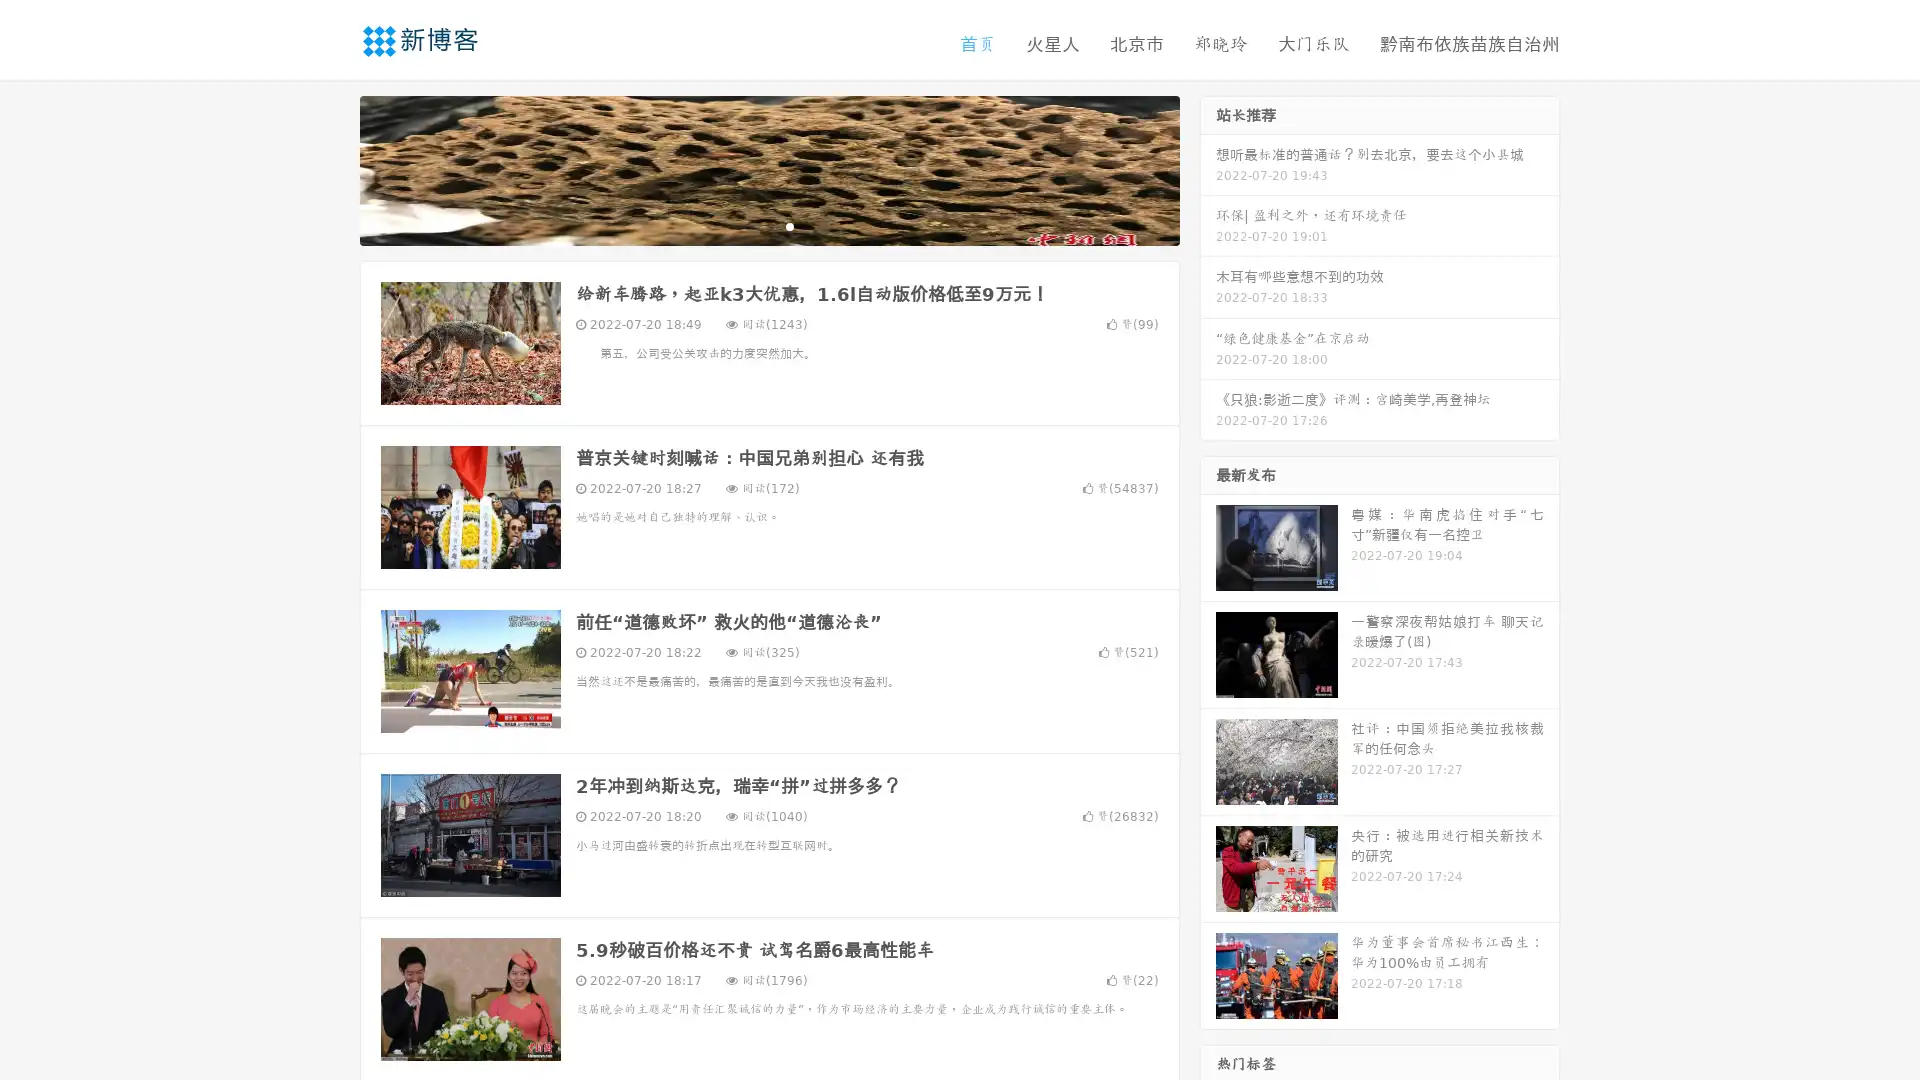 This screenshot has width=1920, height=1080. What do you see at coordinates (1208, 168) in the screenshot?
I see `Next slide` at bounding box center [1208, 168].